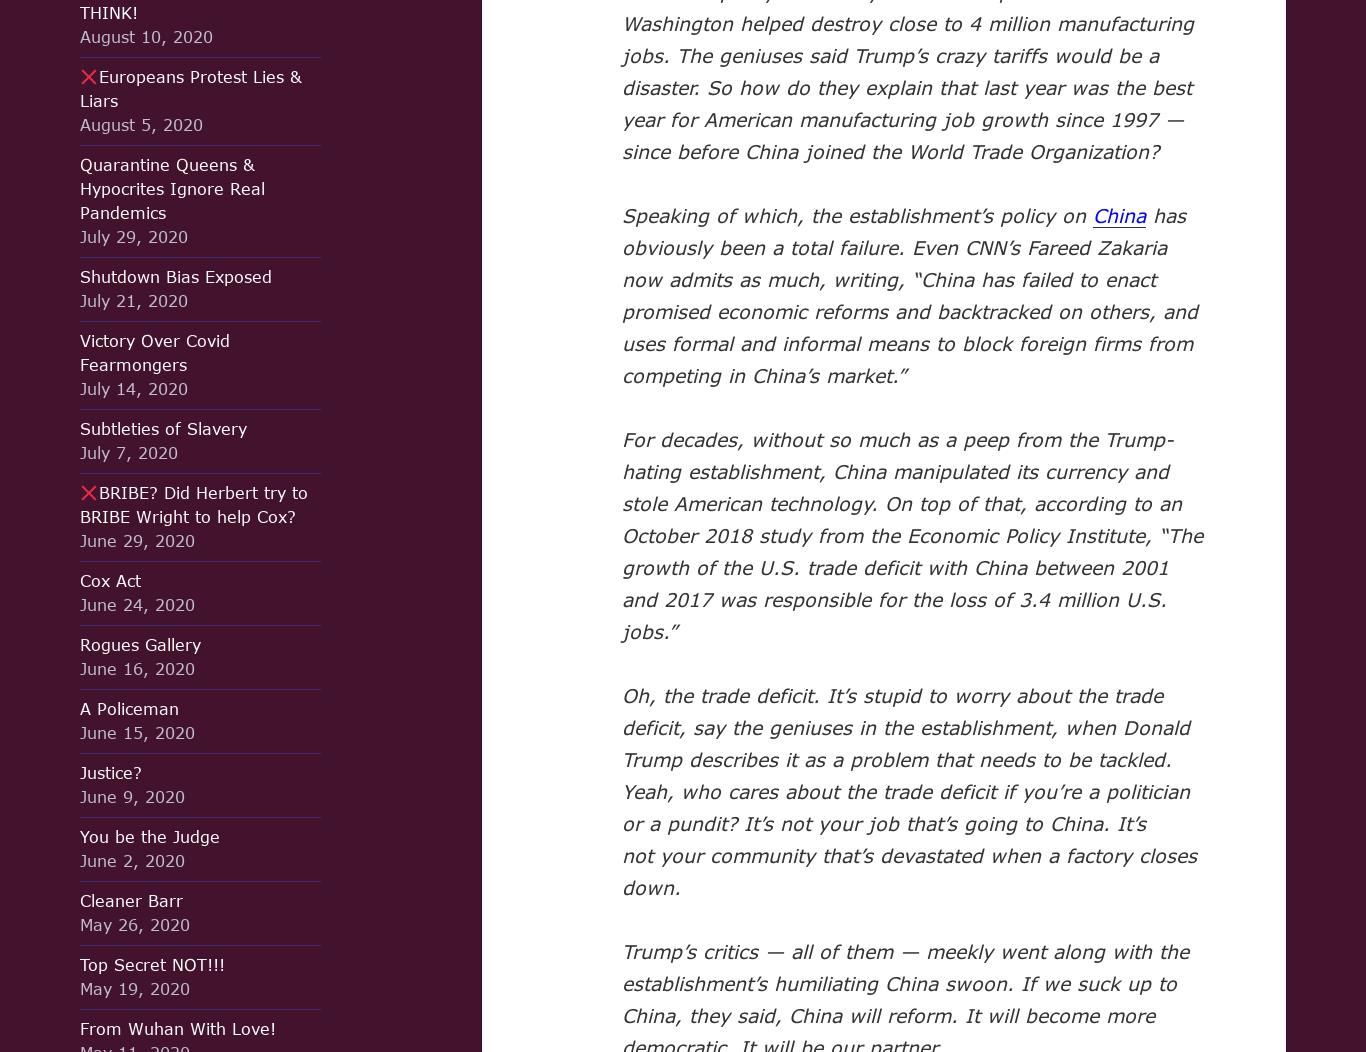 The image size is (1366, 1052). I want to click on 'June 16, 2020', so click(80, 667).